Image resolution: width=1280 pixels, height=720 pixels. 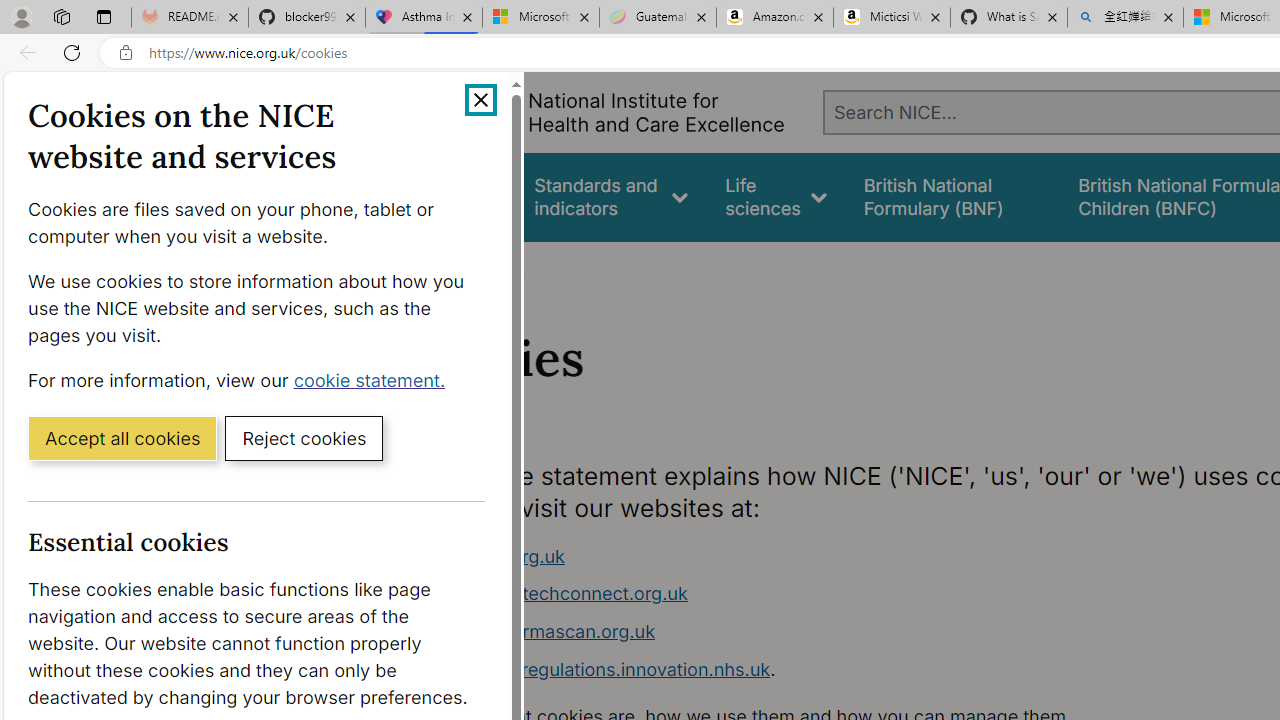 What do you see at coordinates (457, 197) in the screenshot?
I see `'Guidance'` at bounding box center [457, 197].